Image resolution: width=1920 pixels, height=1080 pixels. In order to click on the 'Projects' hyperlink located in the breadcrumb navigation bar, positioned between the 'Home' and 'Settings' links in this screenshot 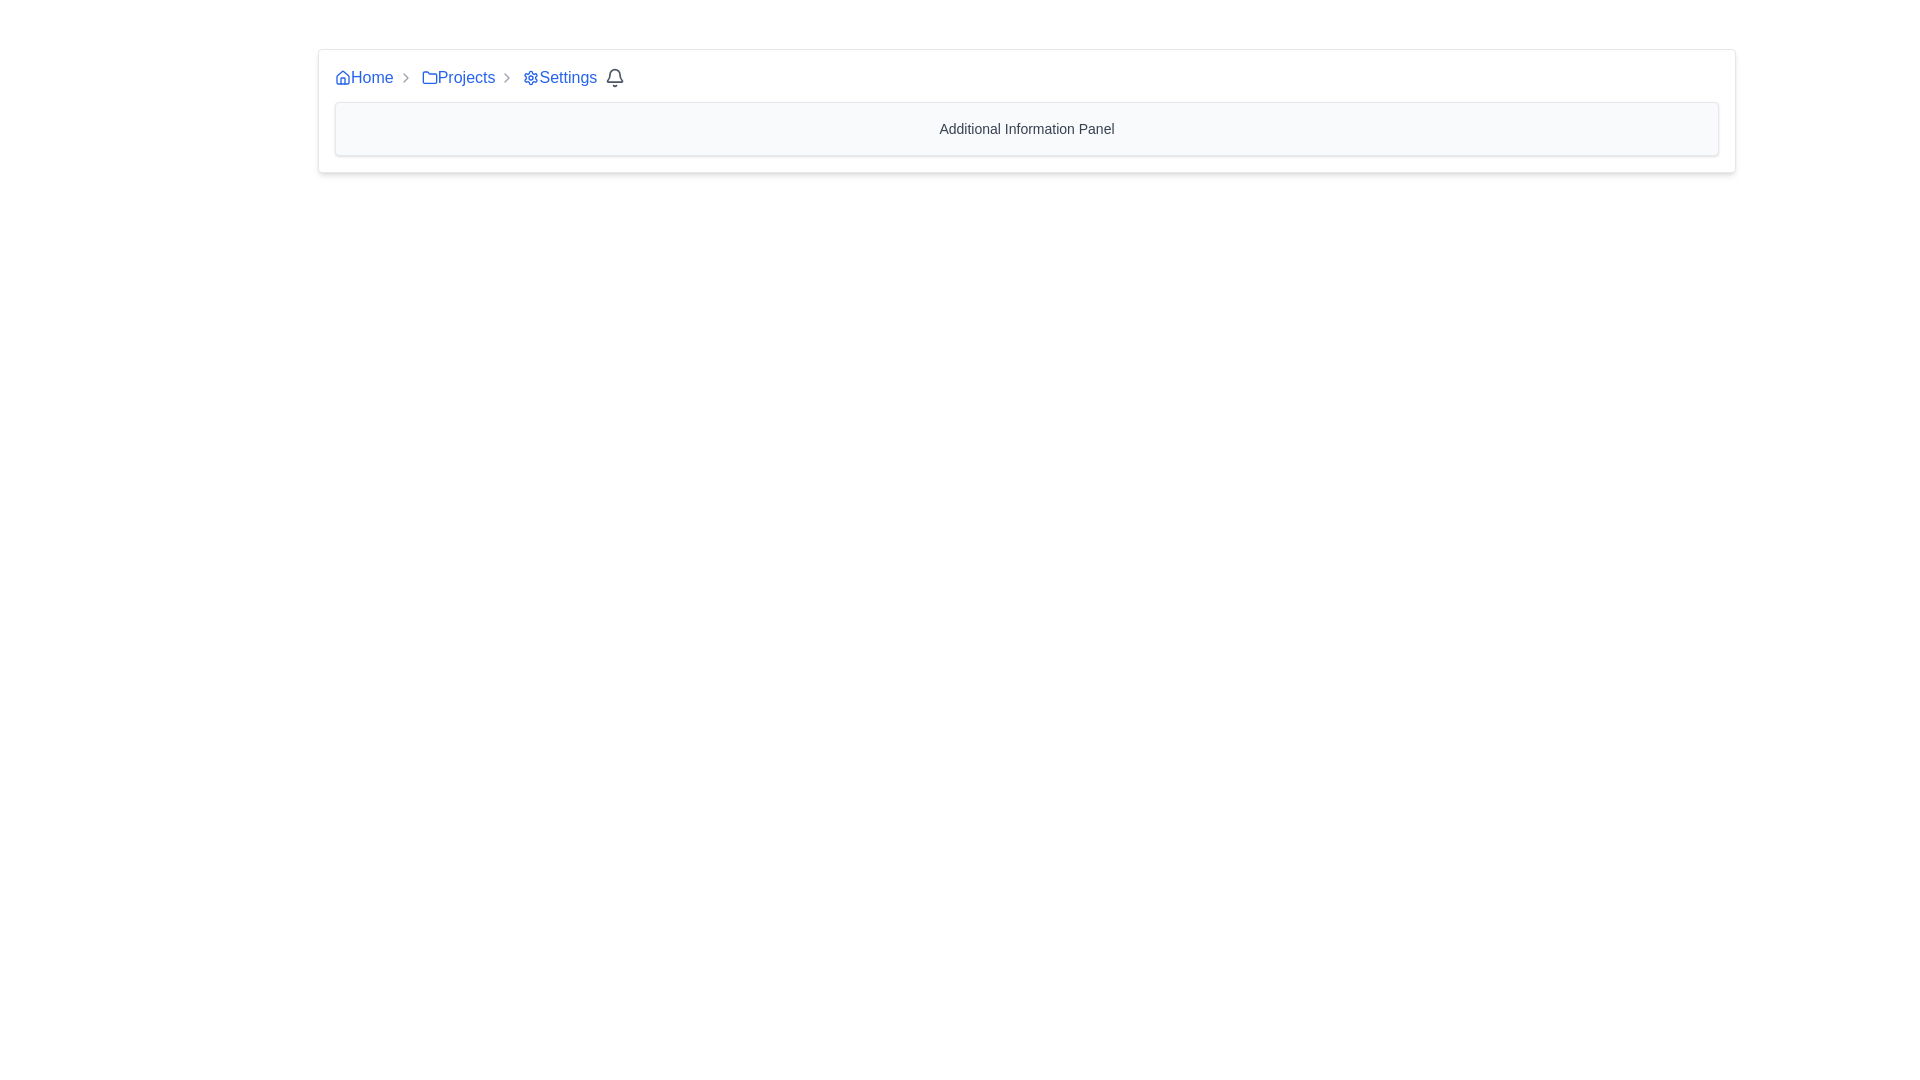, I will do `click(457, 76)`.